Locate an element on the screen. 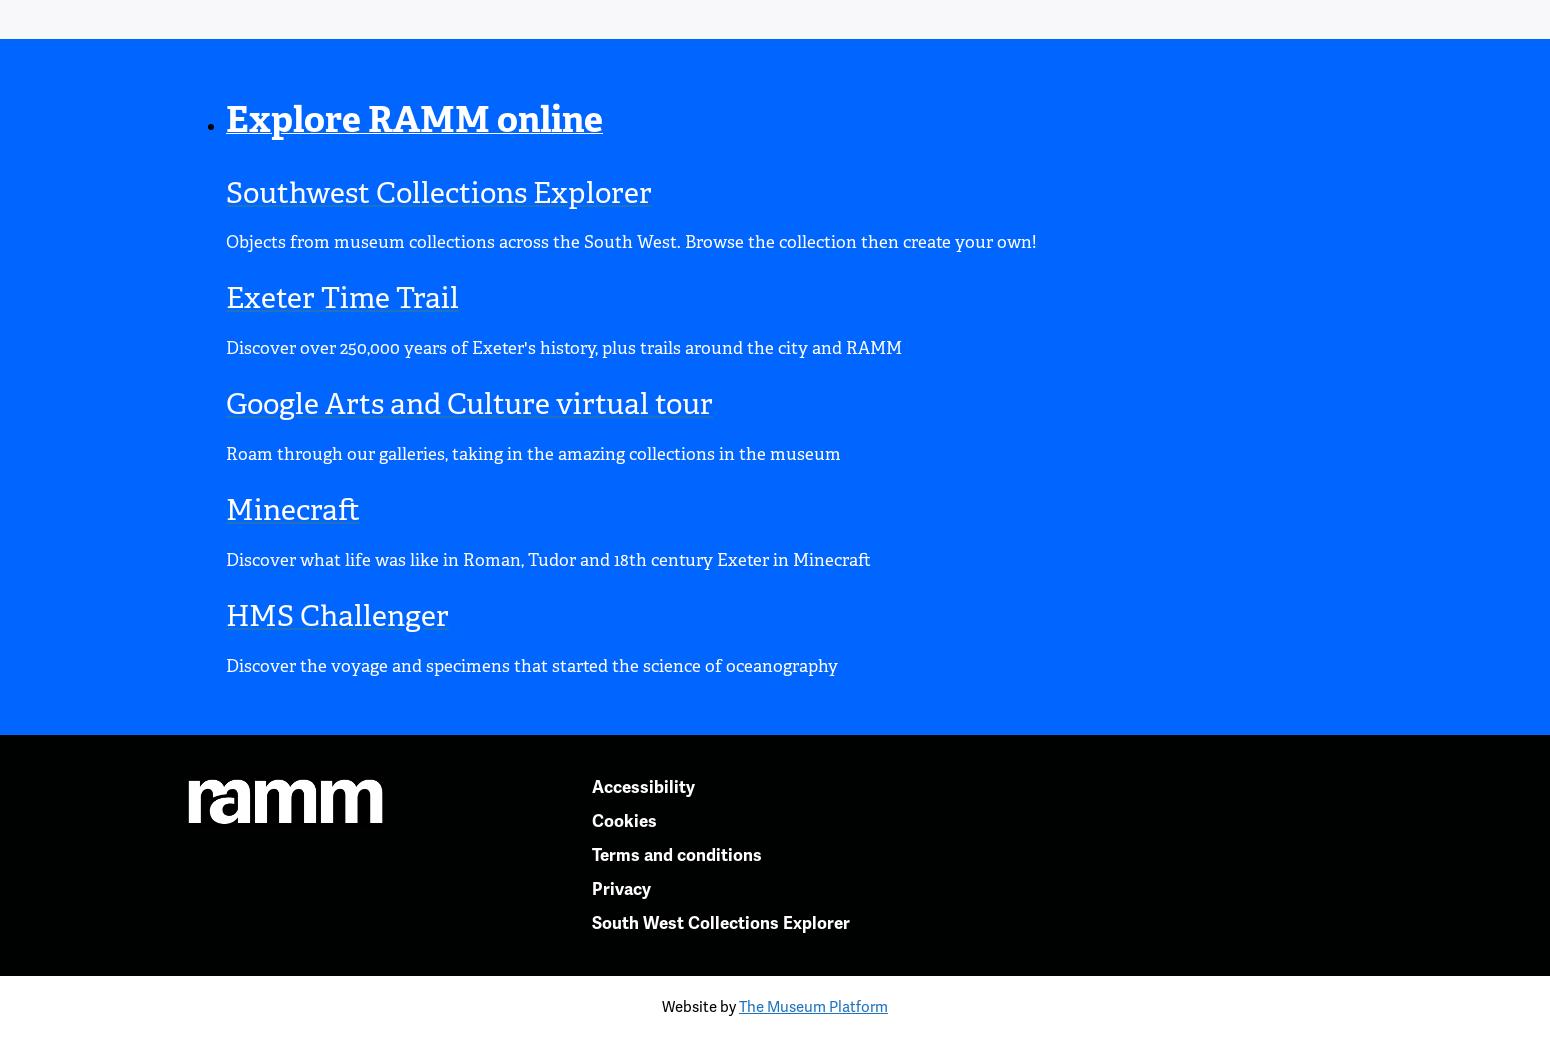 This screenshot has height=1061, width=1550. 'Website by' is located at coordinates (700, 1005).